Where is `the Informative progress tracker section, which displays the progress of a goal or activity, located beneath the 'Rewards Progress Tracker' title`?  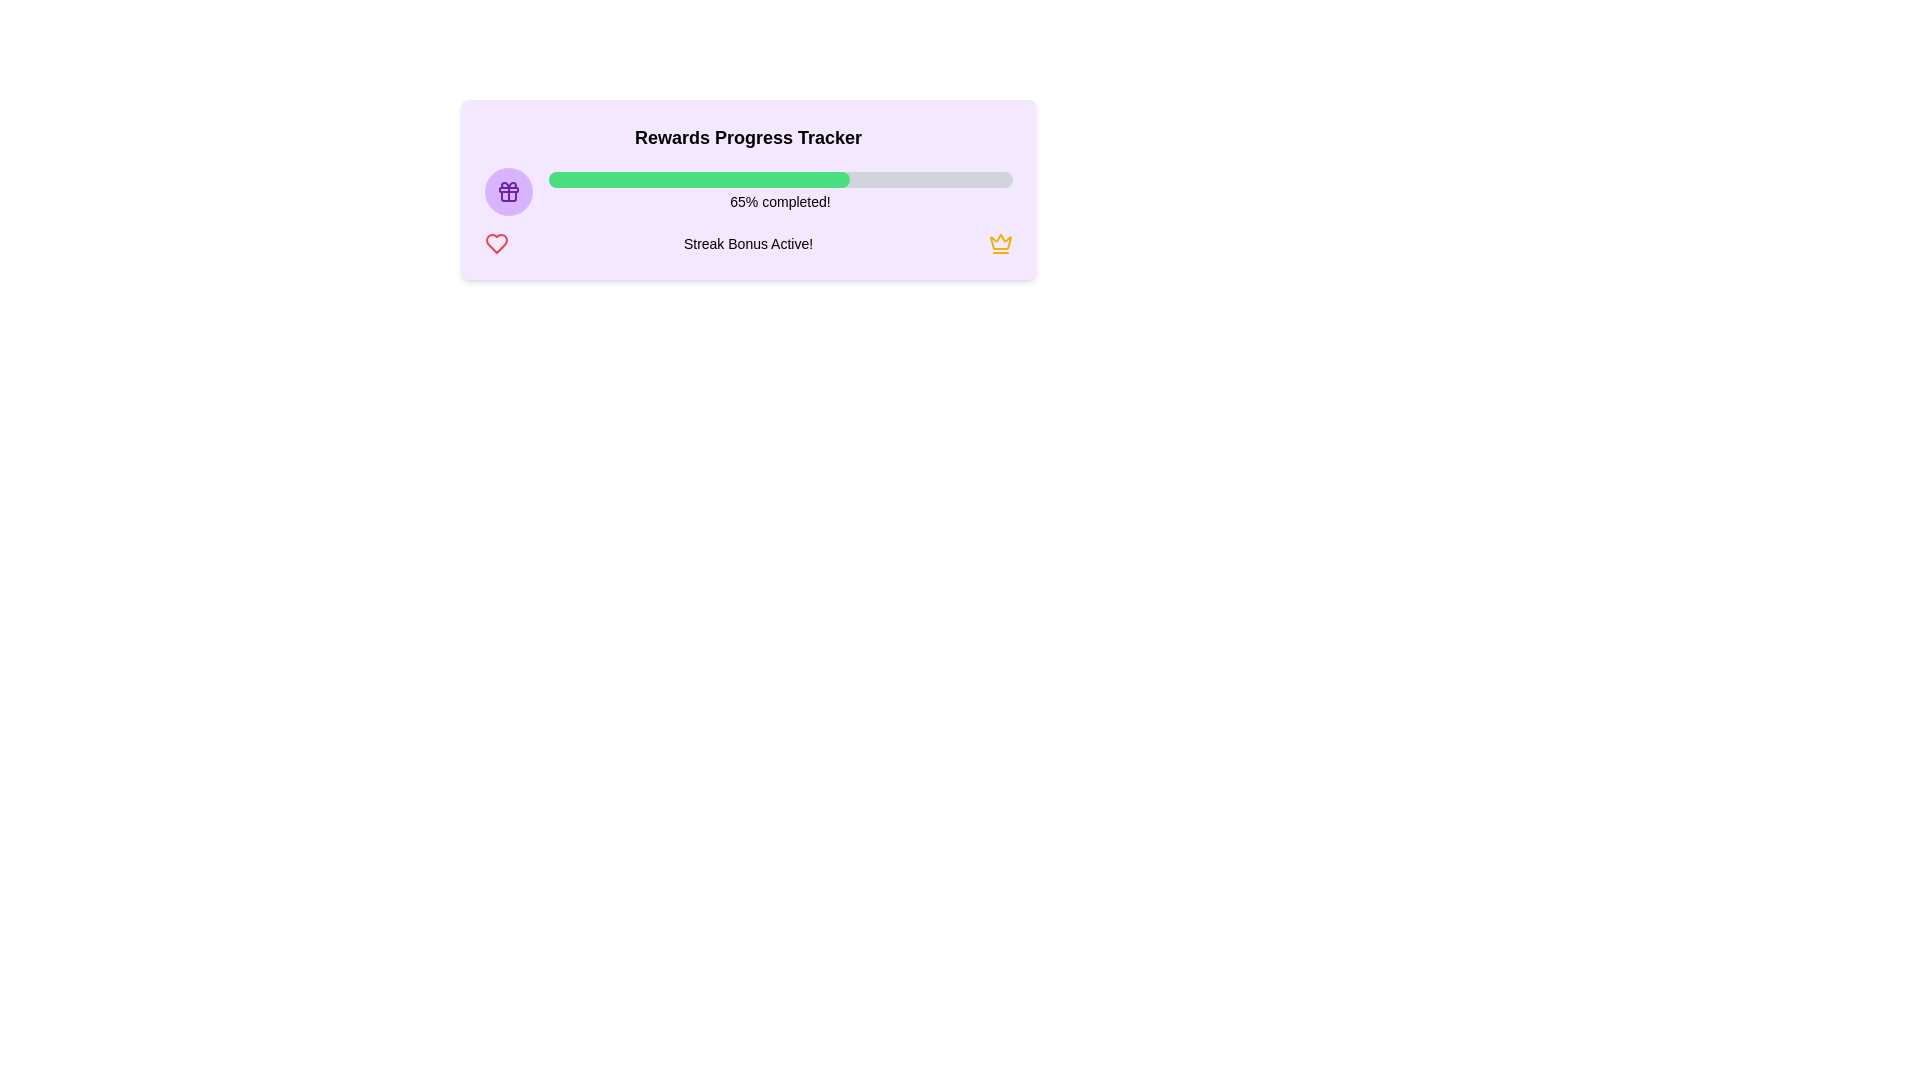 the Informative progress tracker section, which displays the progress of a goal or activity, located beneath the 'Rewards Progress Tracker' title is located at coordinates (747, 212).